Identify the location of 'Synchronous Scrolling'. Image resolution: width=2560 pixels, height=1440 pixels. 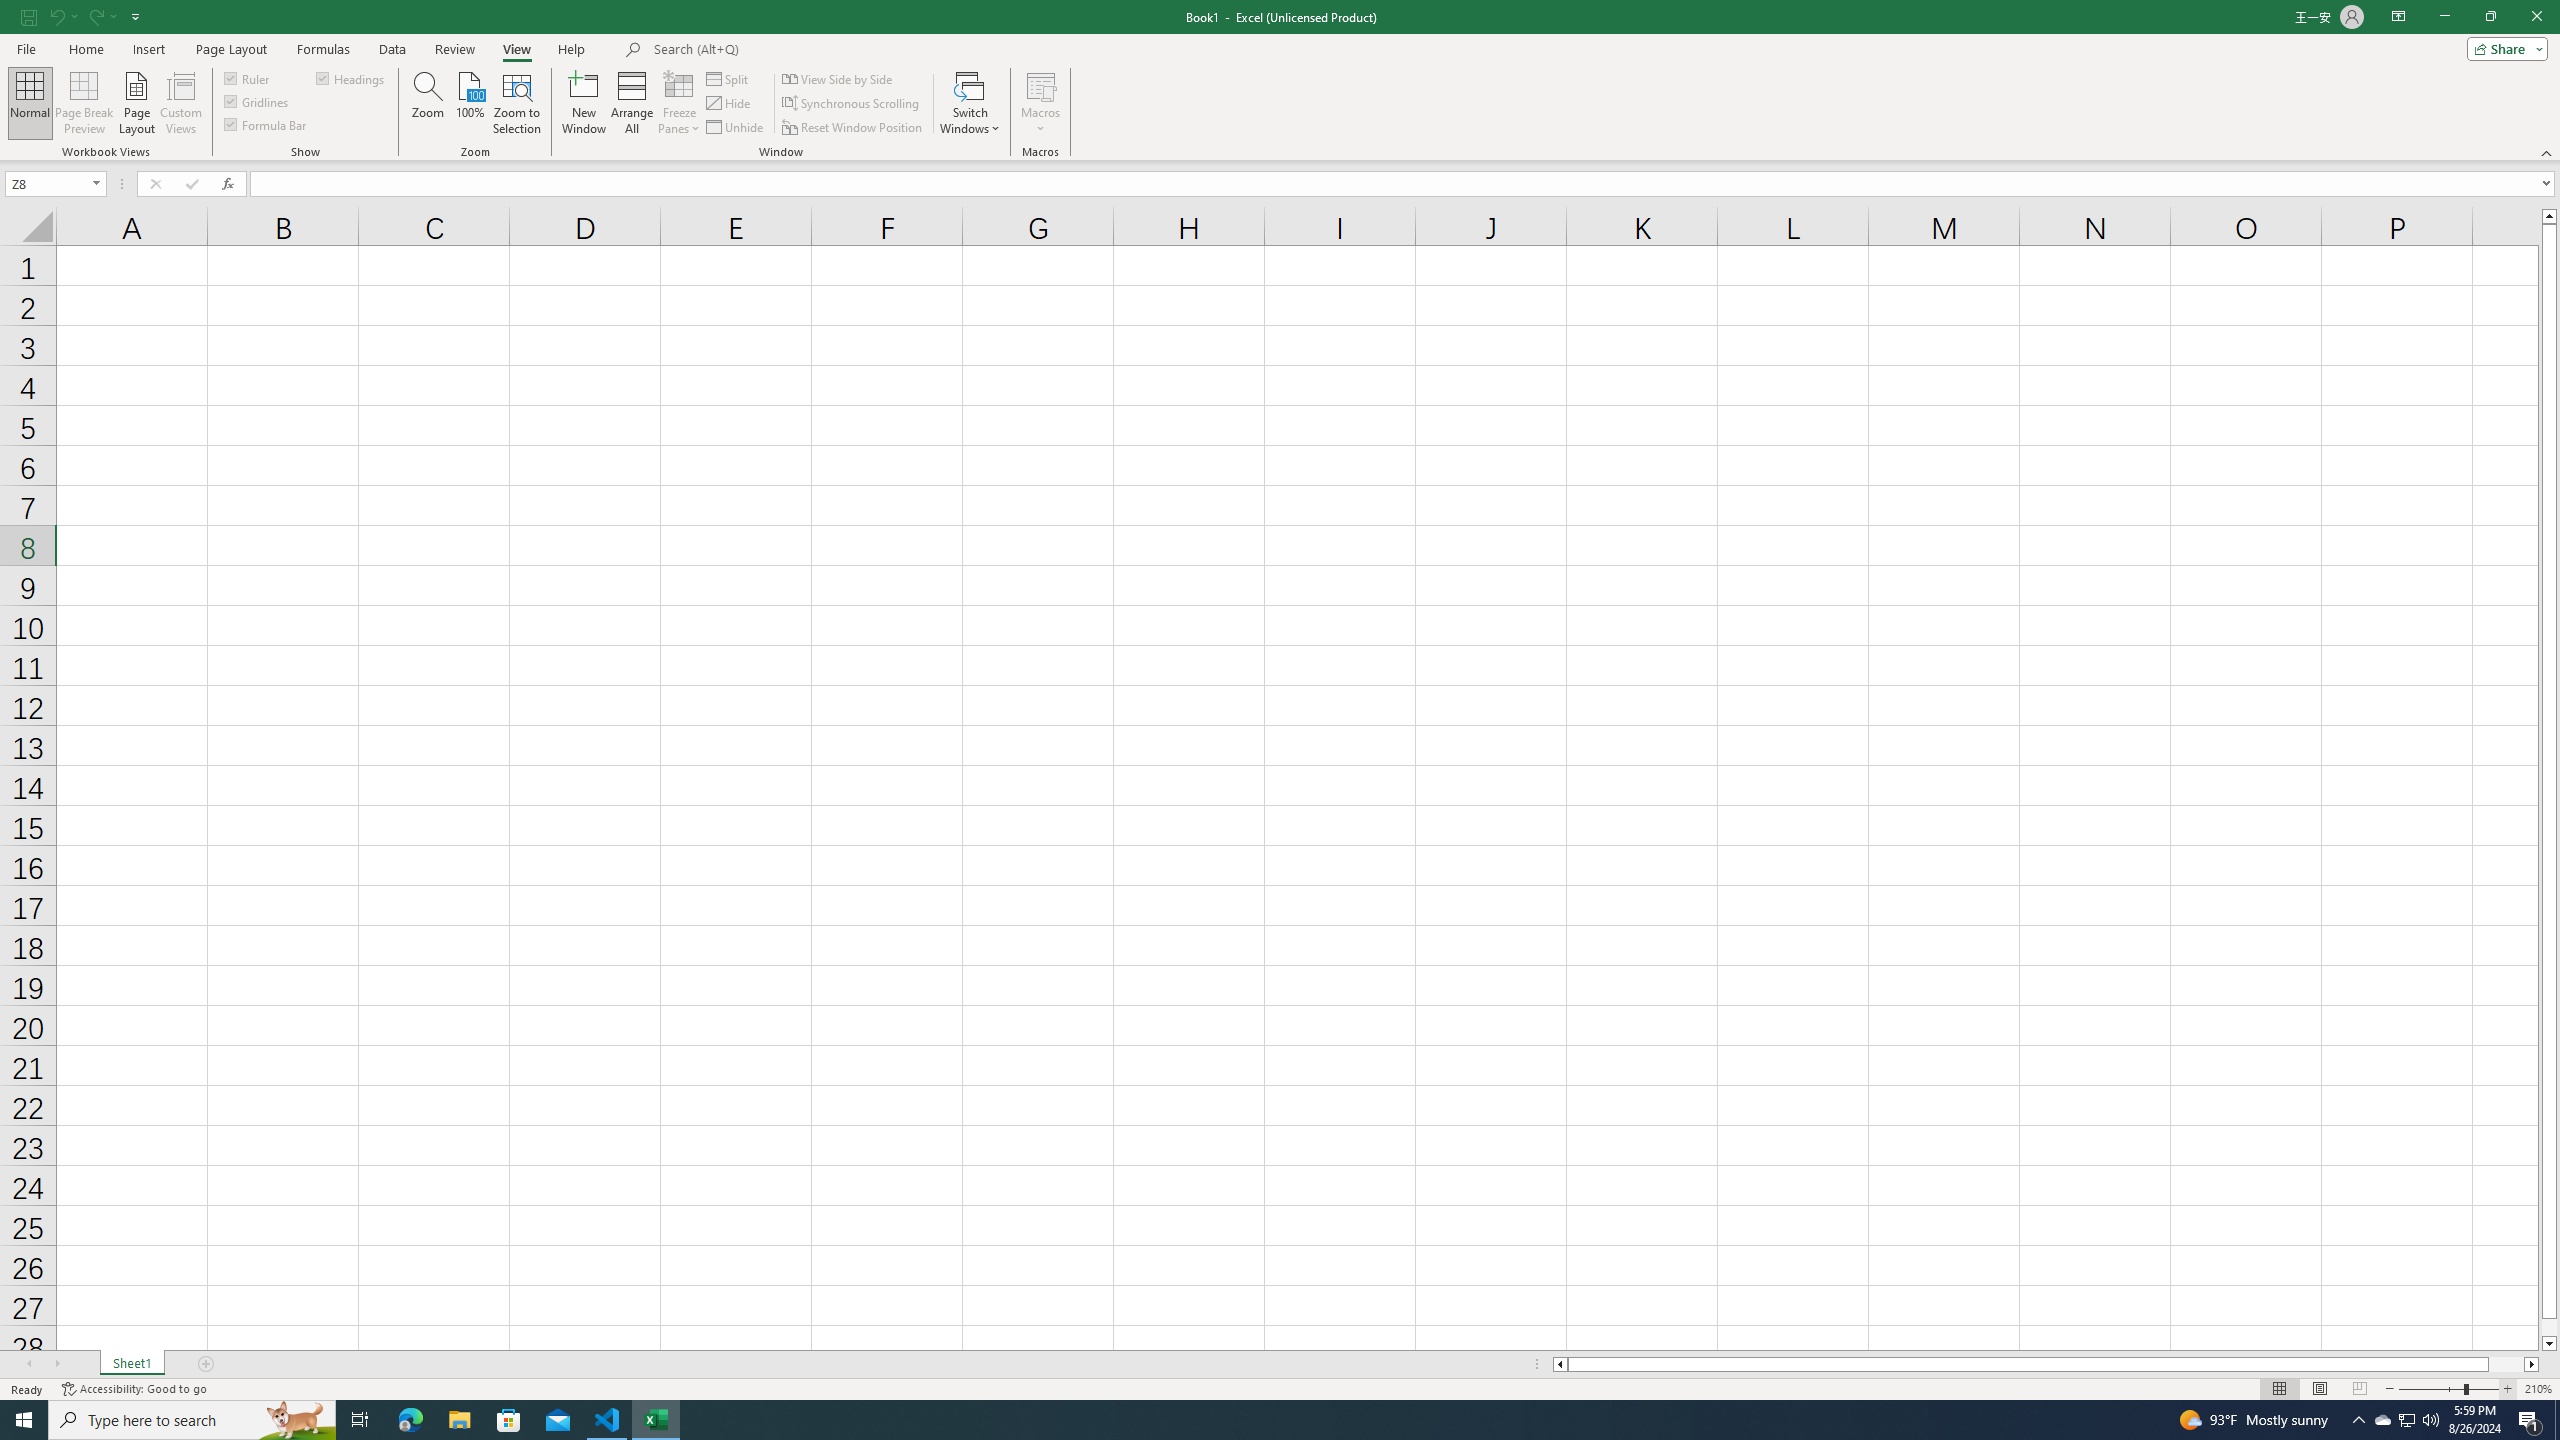
(851, 103).